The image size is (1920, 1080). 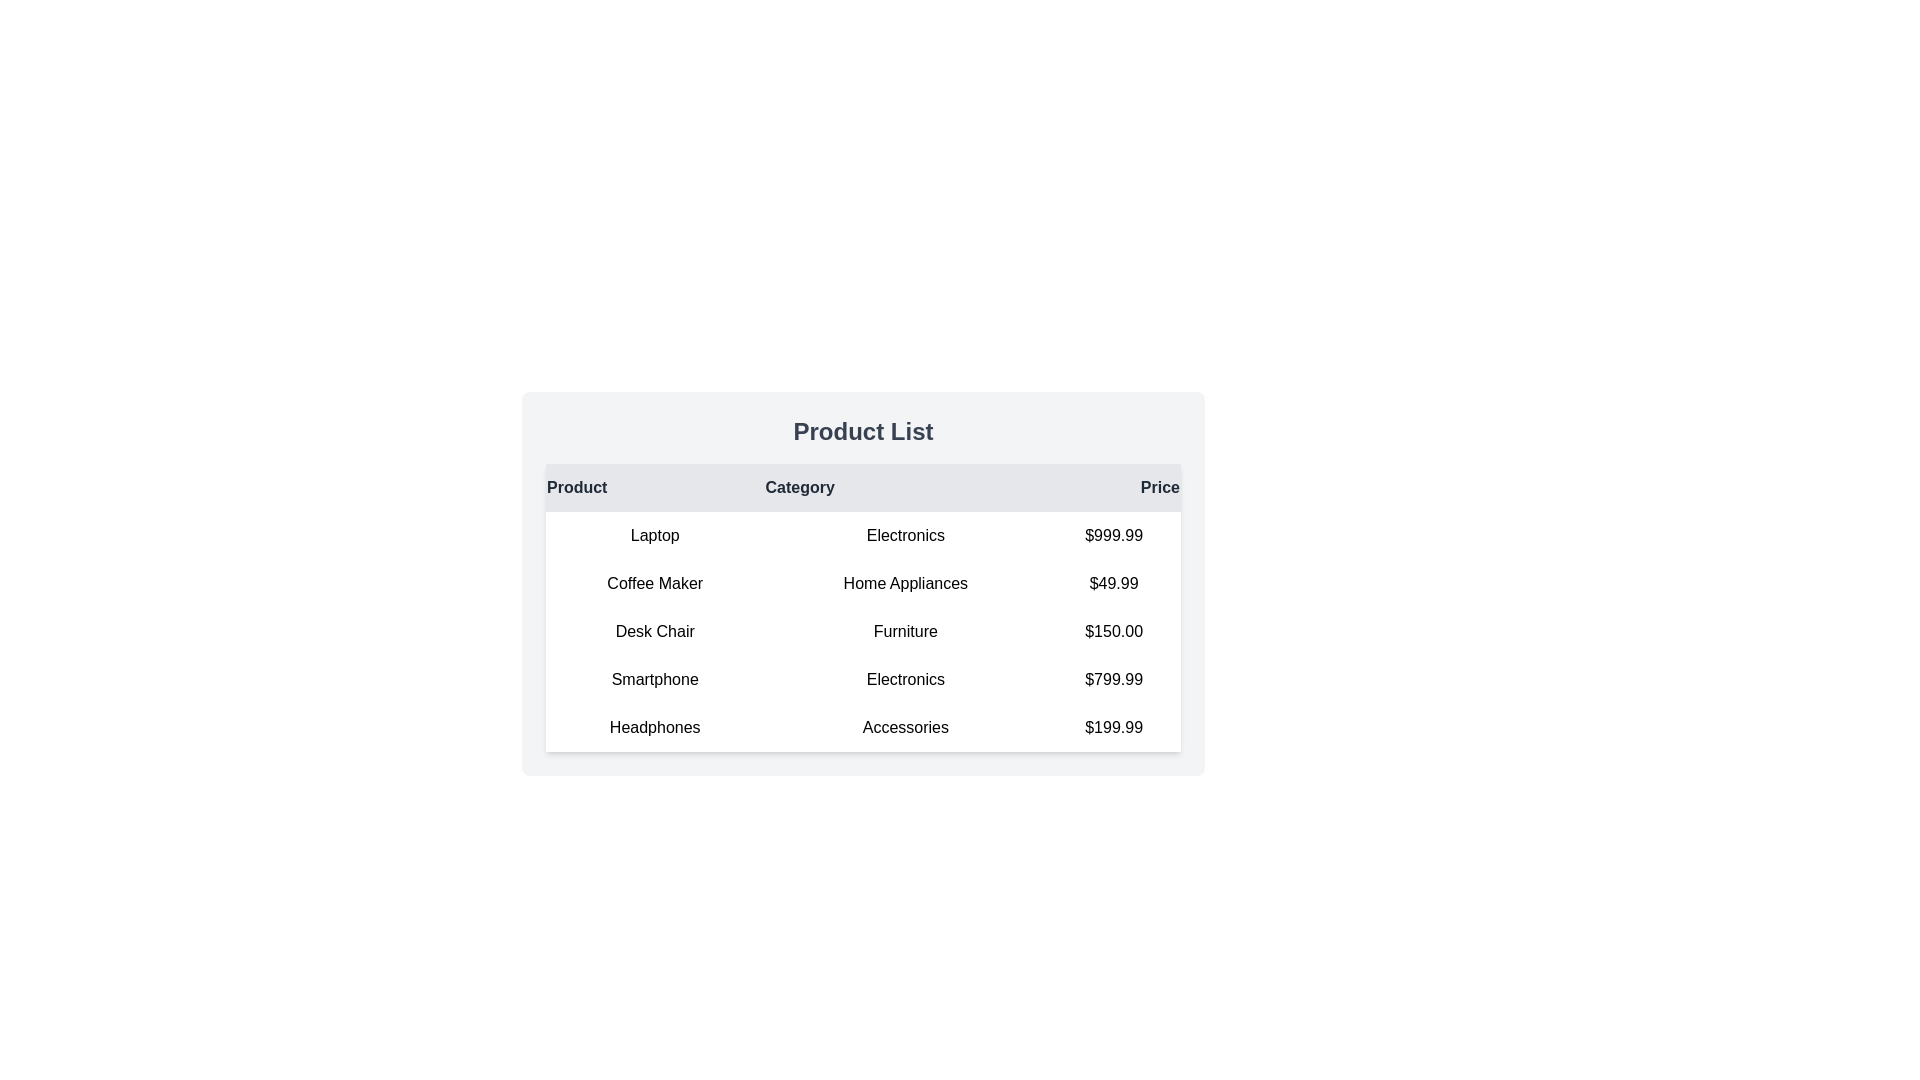 I want to click on the 'Headphones' text label, which is the first entry in the last row of the 'Product' column in the tabular grid layout, so click(x=655, y=728).